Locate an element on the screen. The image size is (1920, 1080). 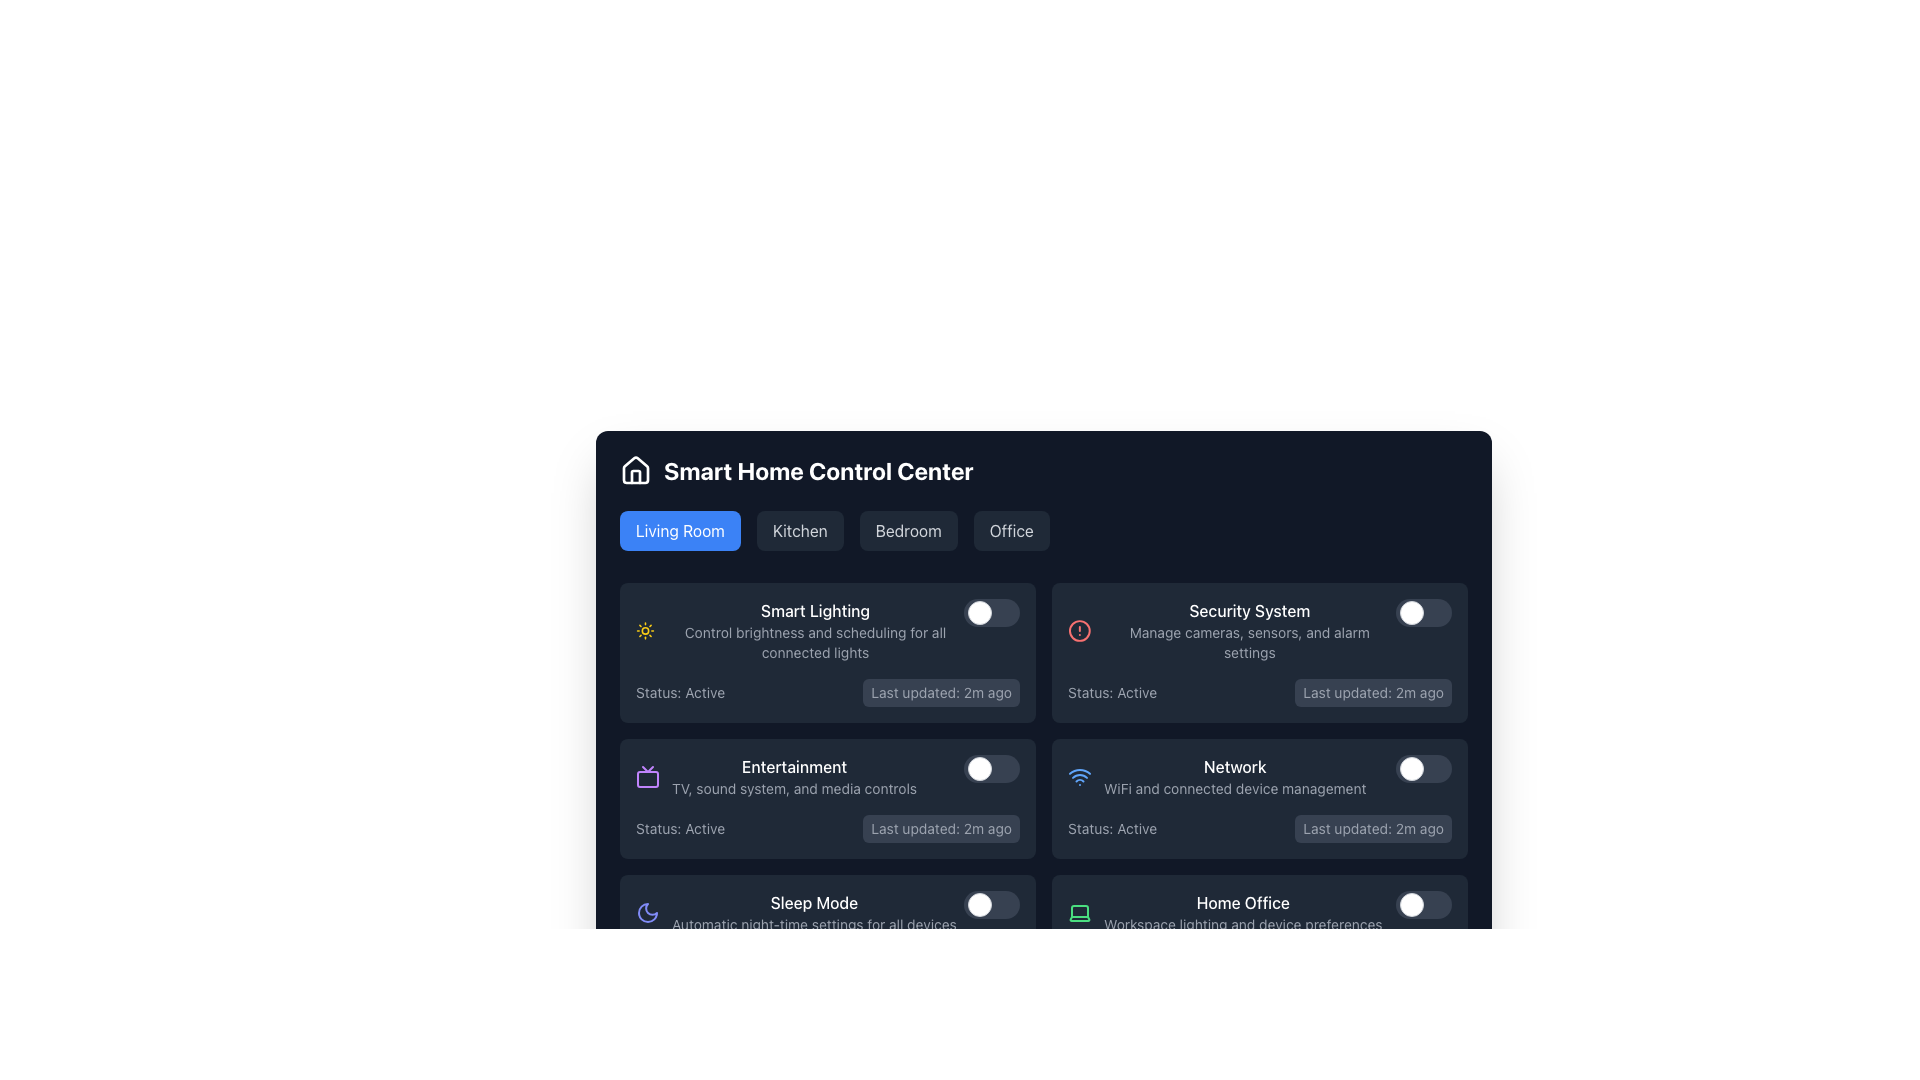
the informational label displaying 'Last updated: 2m ago' with a dark gray background located at the bottom-right corner of the 'Security System' module is located at coordinates (1372, 692).